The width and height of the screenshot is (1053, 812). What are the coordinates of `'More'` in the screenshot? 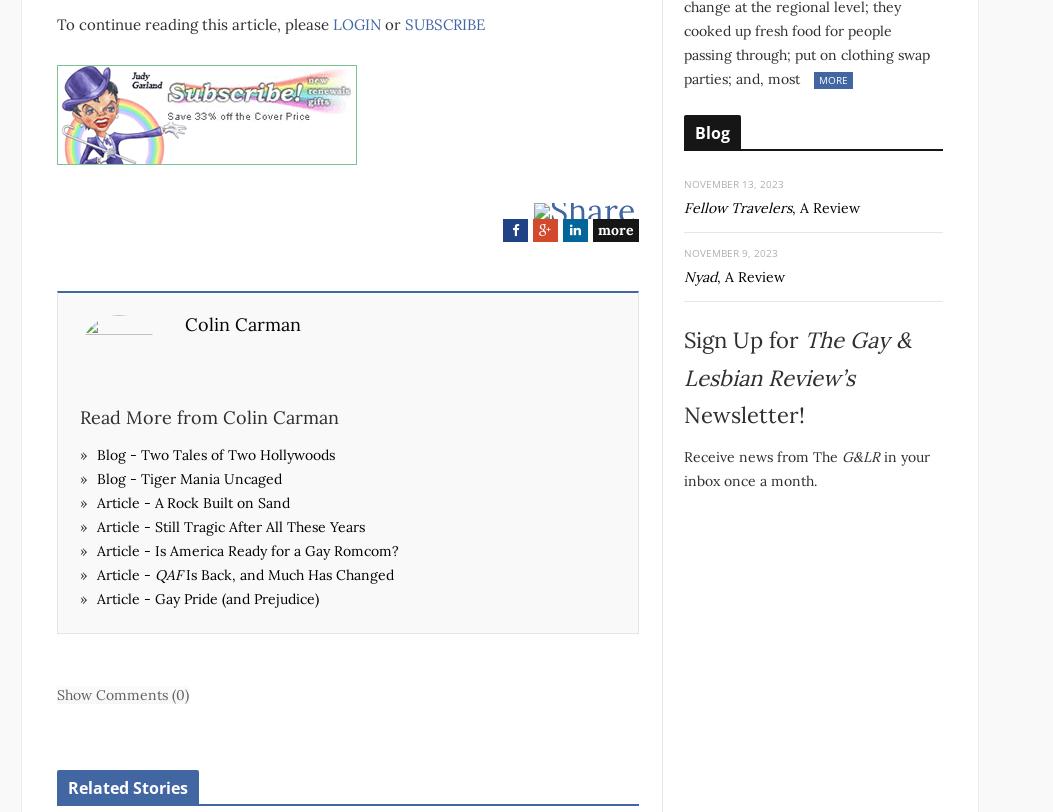 It's located at (831, 79).